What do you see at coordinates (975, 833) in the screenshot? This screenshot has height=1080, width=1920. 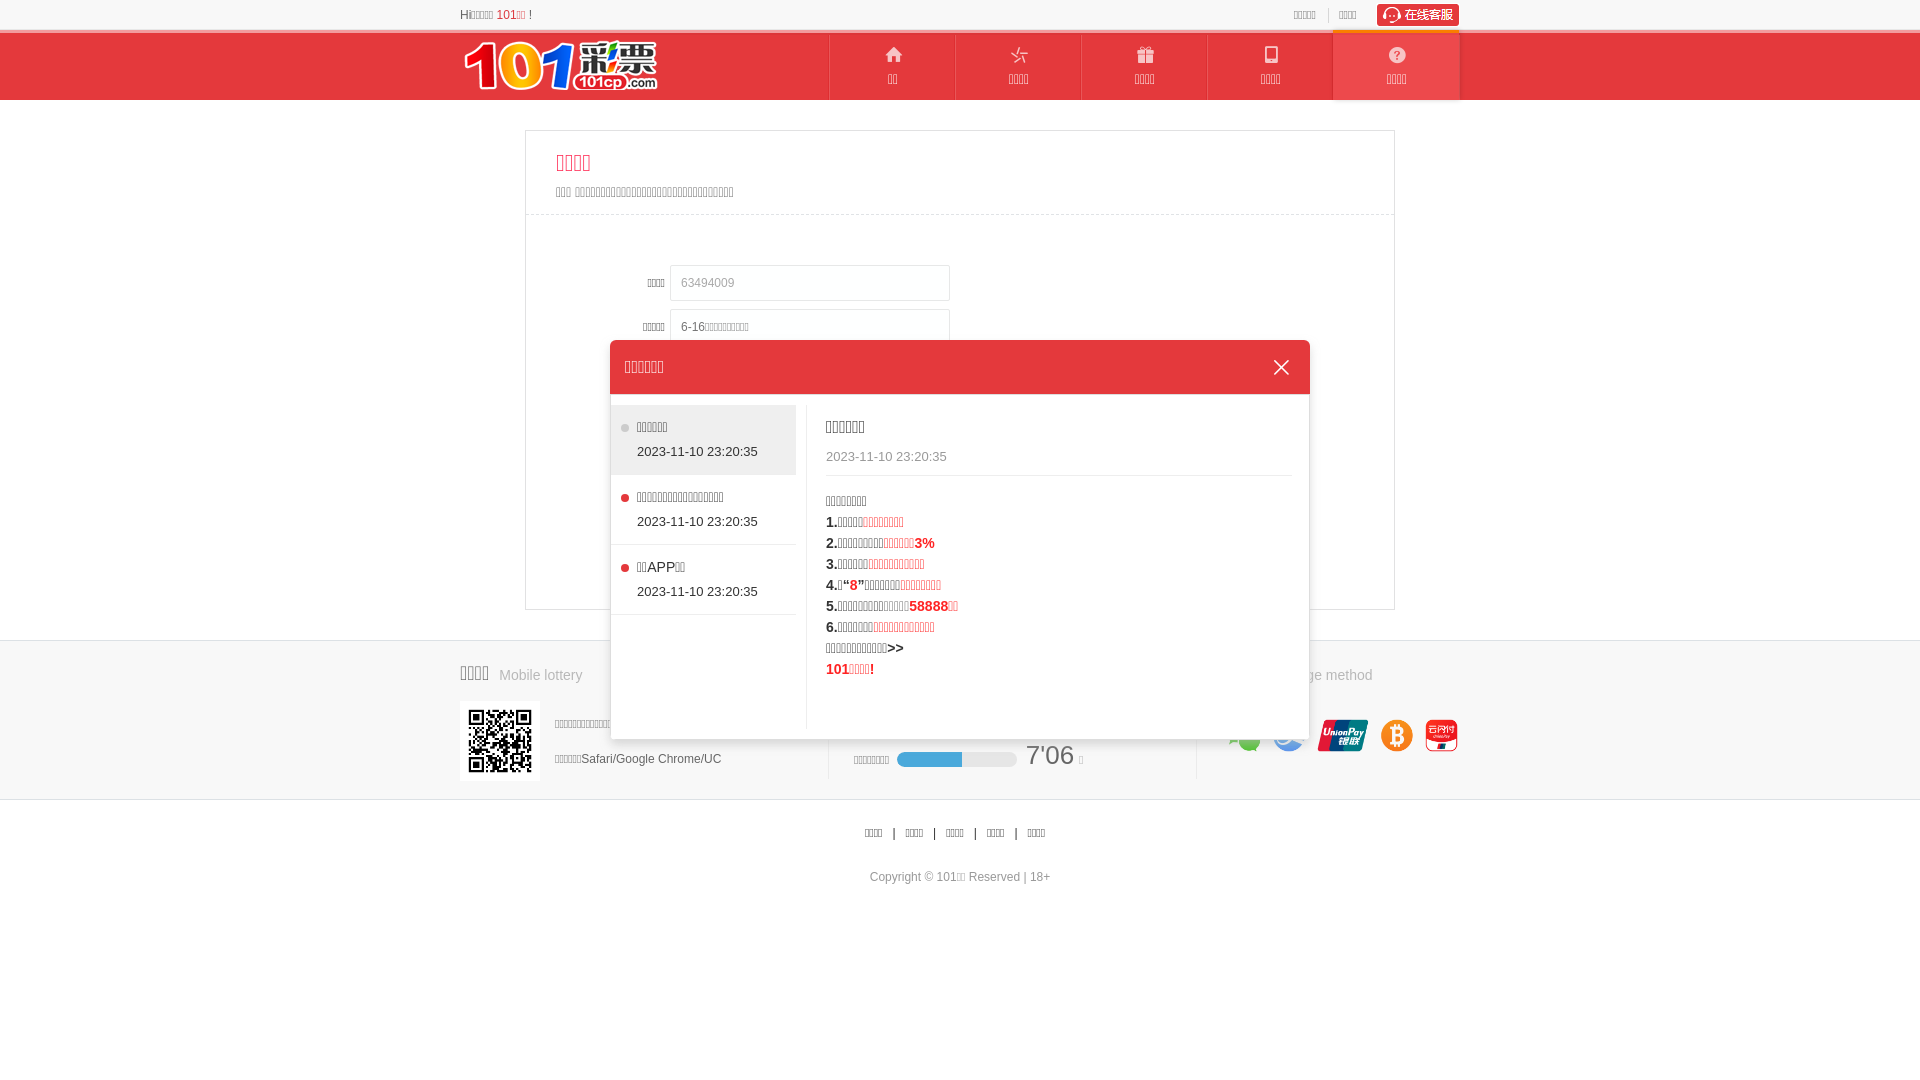 I see `'|'` at bounding box center [975, 833].